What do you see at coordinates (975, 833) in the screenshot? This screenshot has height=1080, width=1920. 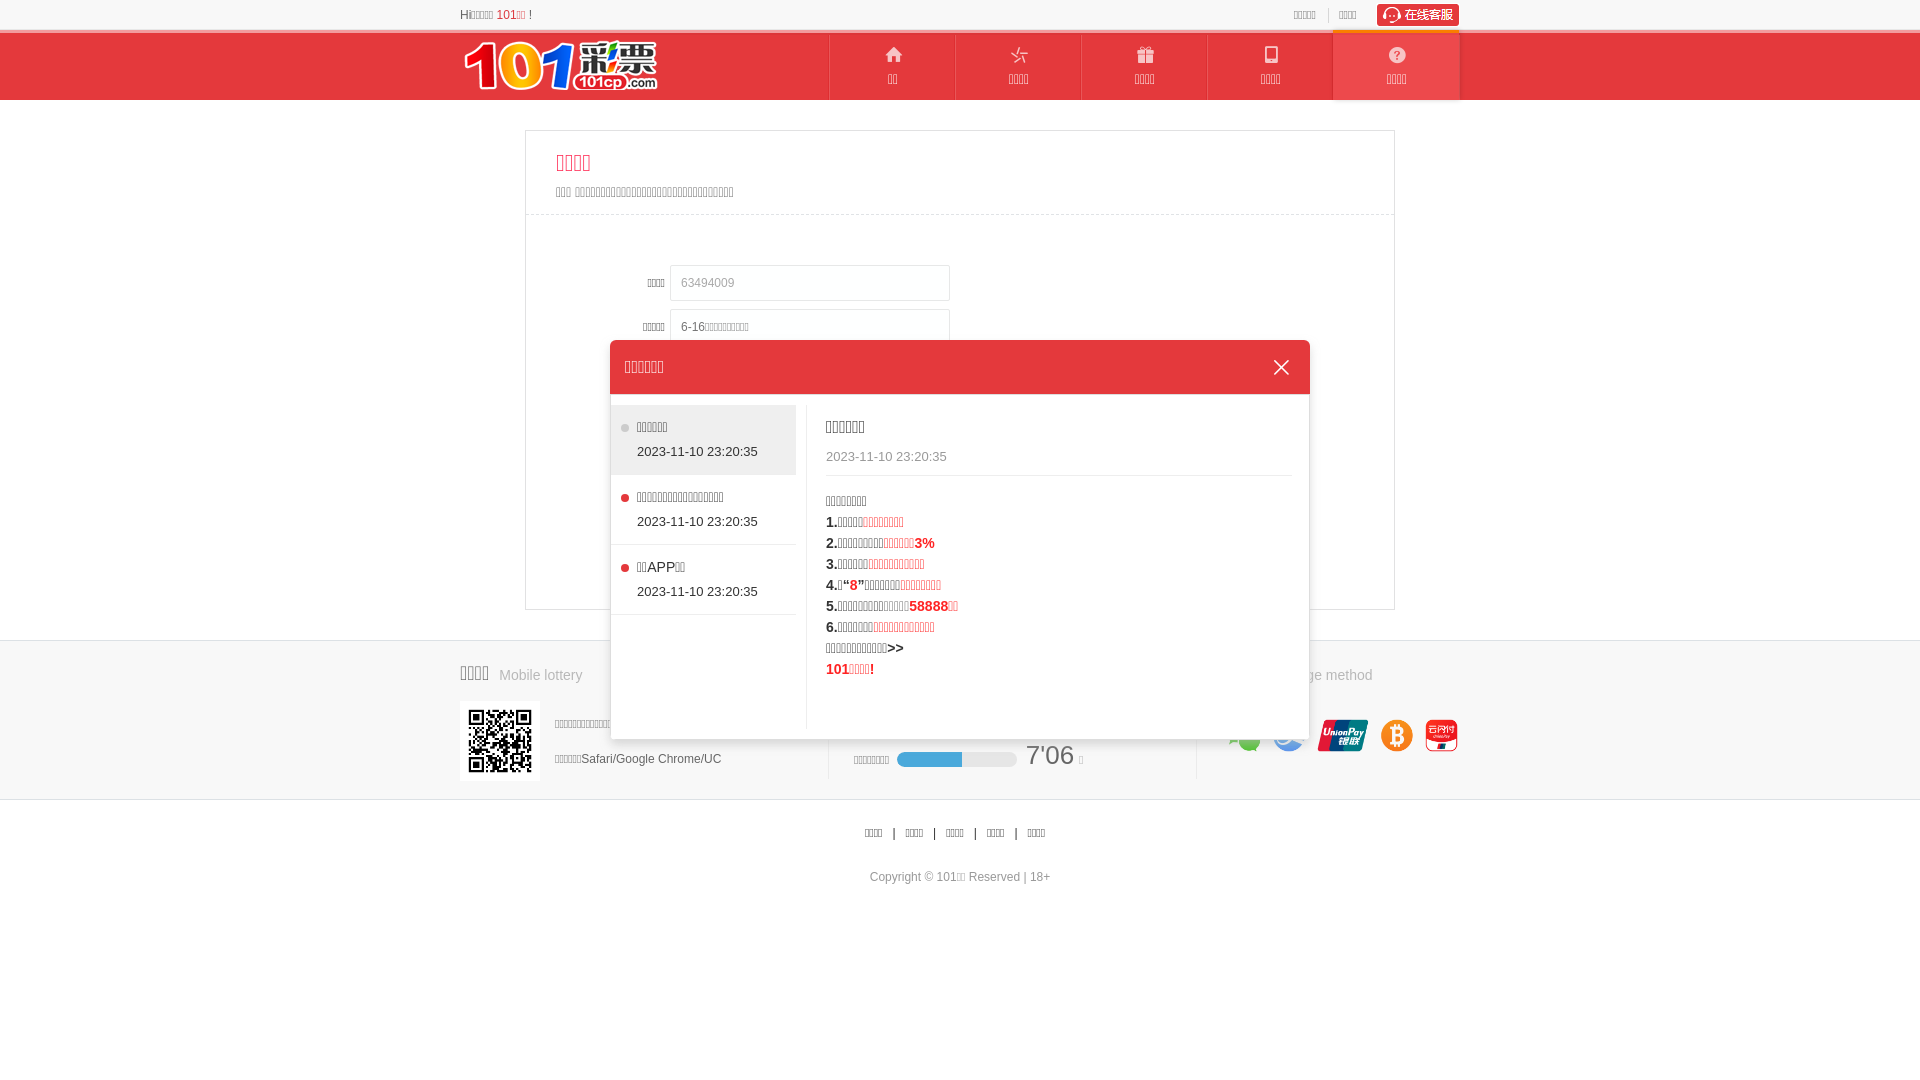 I see `'|'` at bounding box center [975, 833].